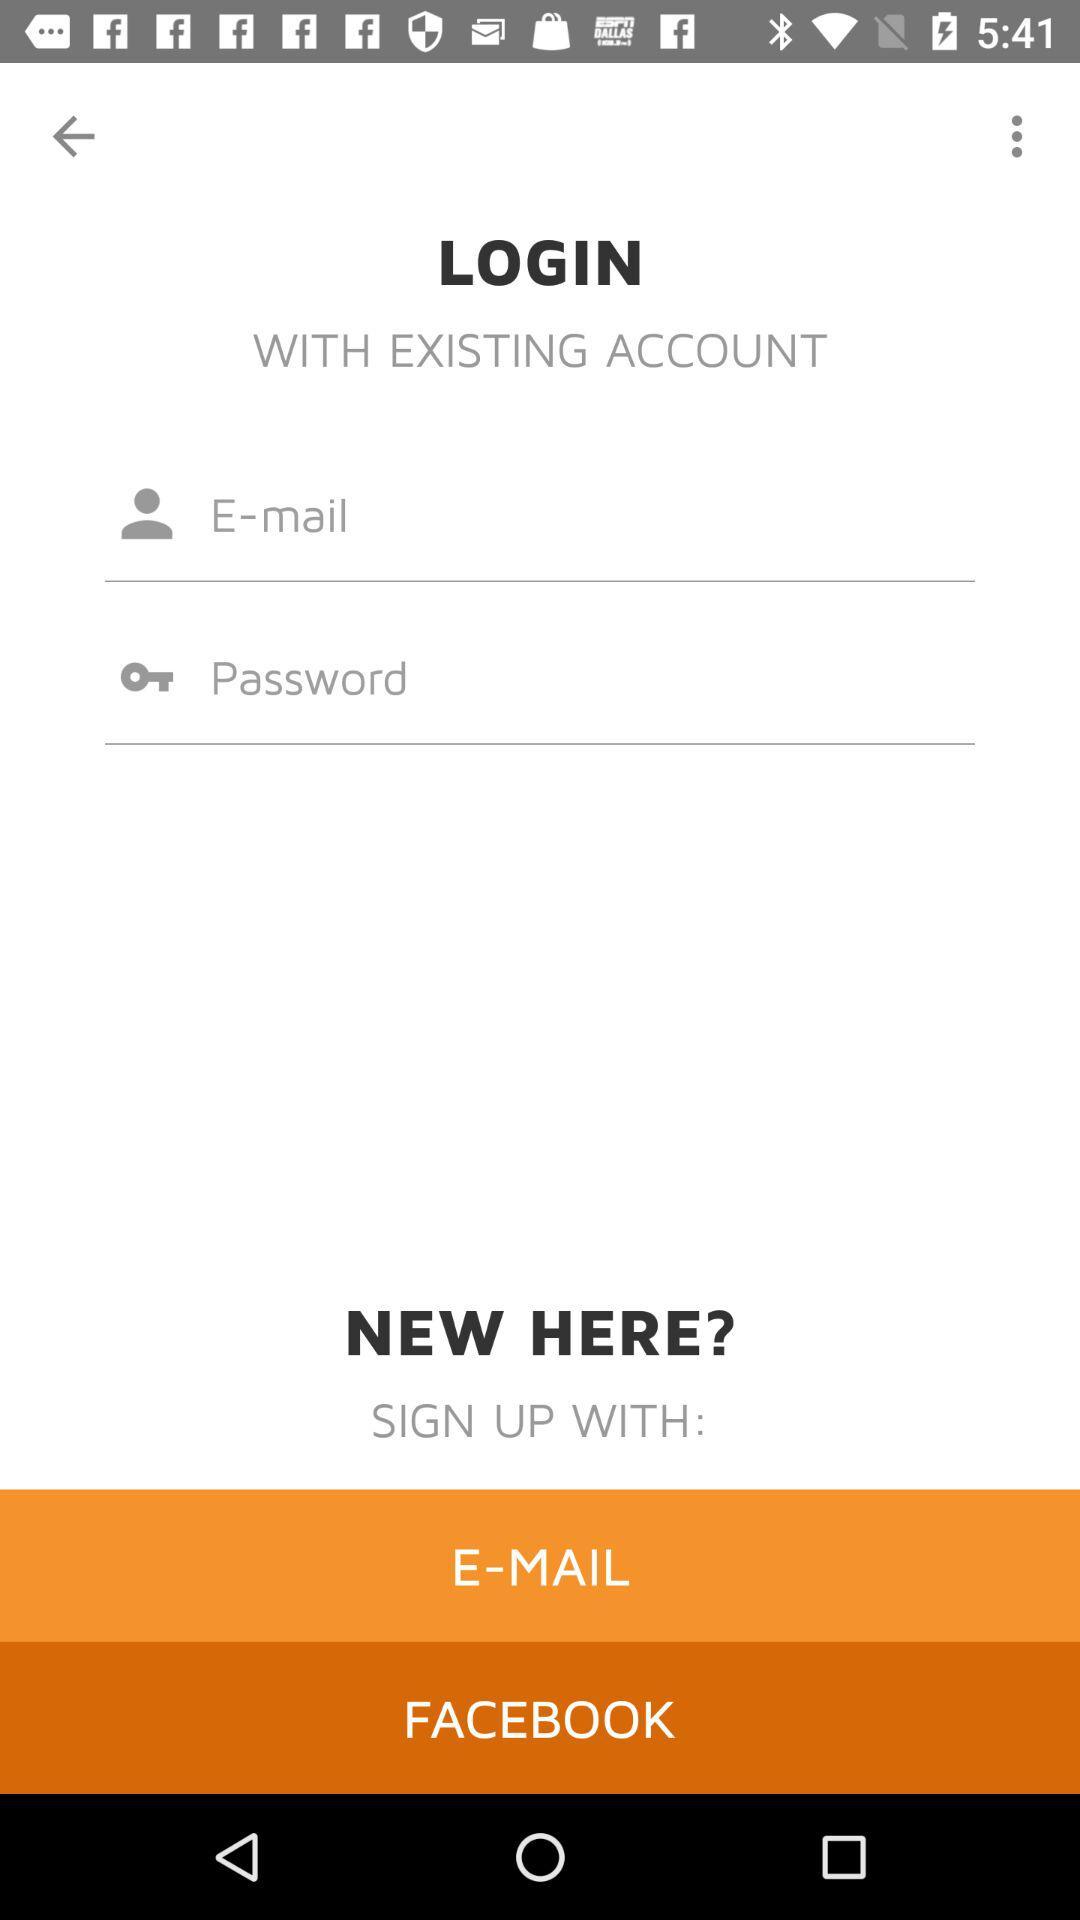  Describe the element at coordinates (540, 1564) in the screenshot. I see `e-mail` at that location.